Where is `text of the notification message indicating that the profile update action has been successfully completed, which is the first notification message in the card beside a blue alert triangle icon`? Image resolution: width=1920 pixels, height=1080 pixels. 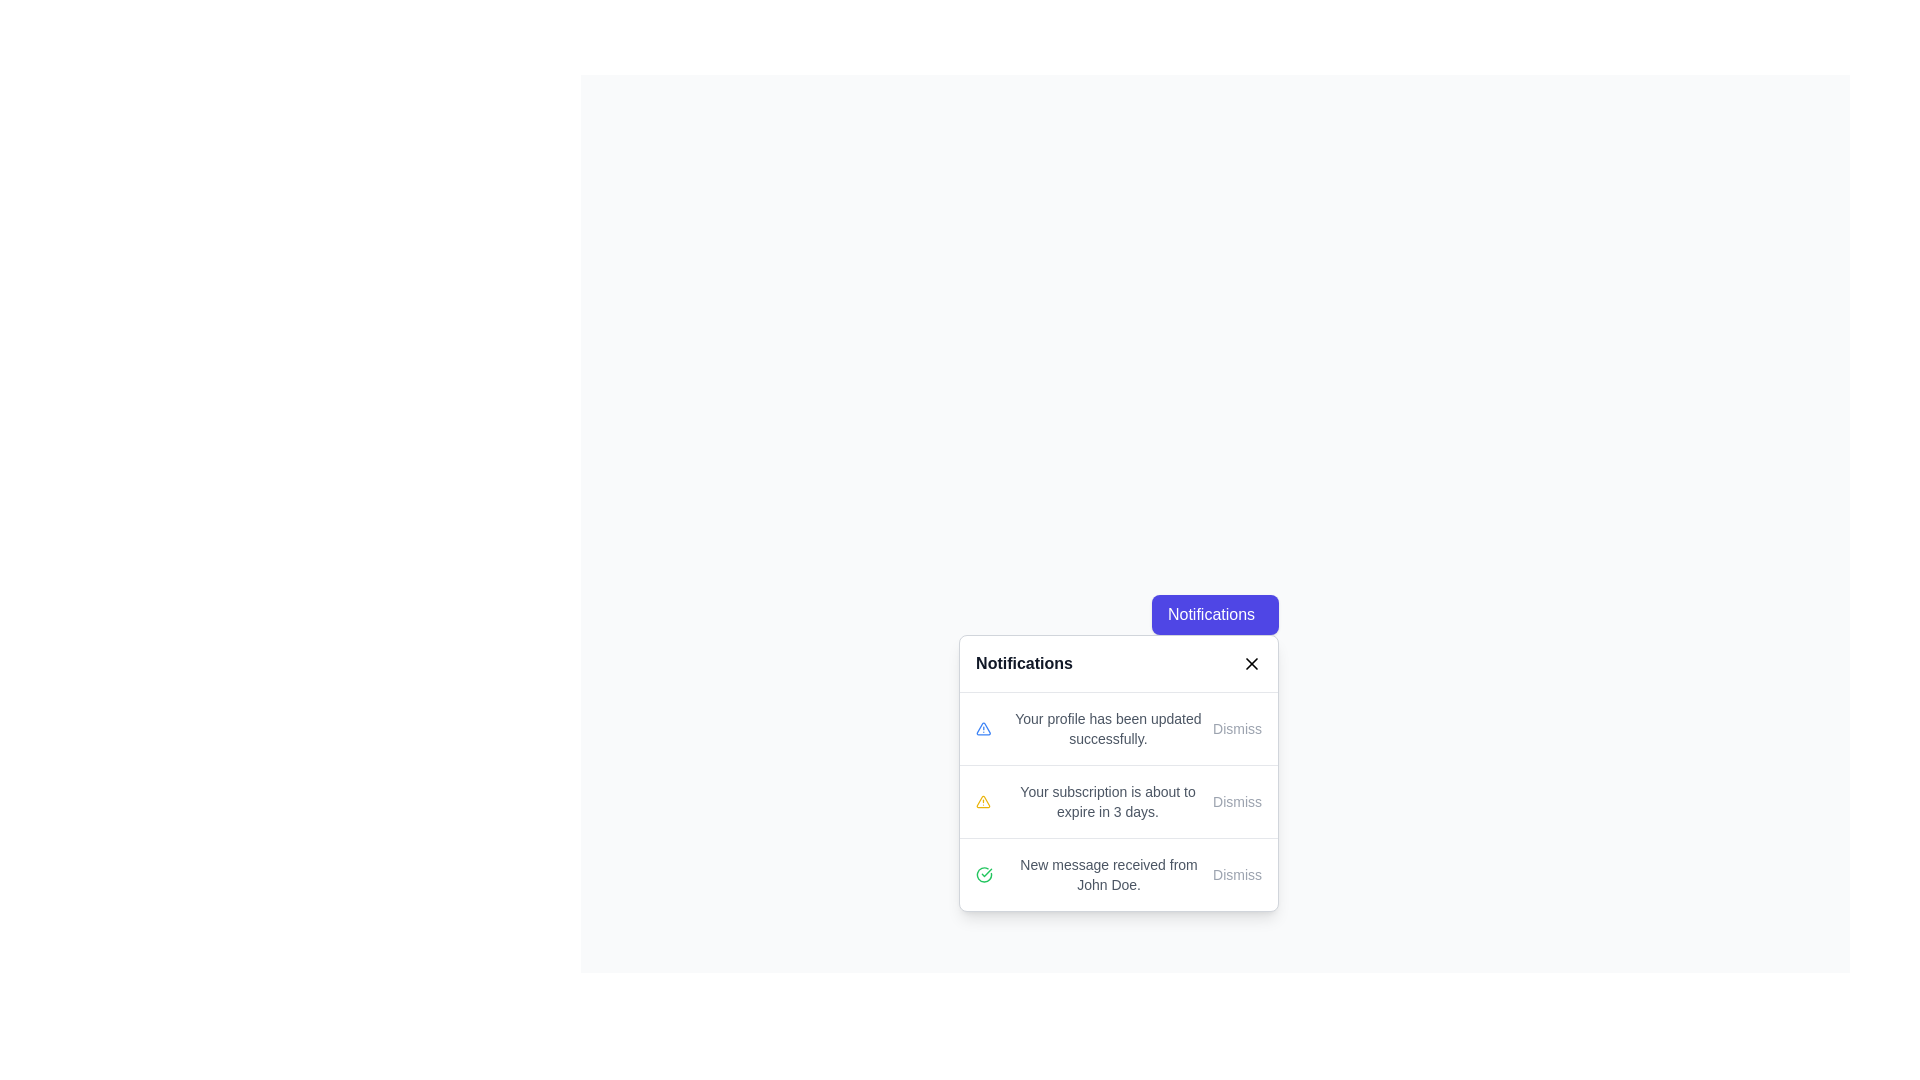 text of the notification message indicating that the profile update action has been successfully completed, which is the first notification message in the card beside a blue alert triangle icon is located at coordinates (1093, 729).